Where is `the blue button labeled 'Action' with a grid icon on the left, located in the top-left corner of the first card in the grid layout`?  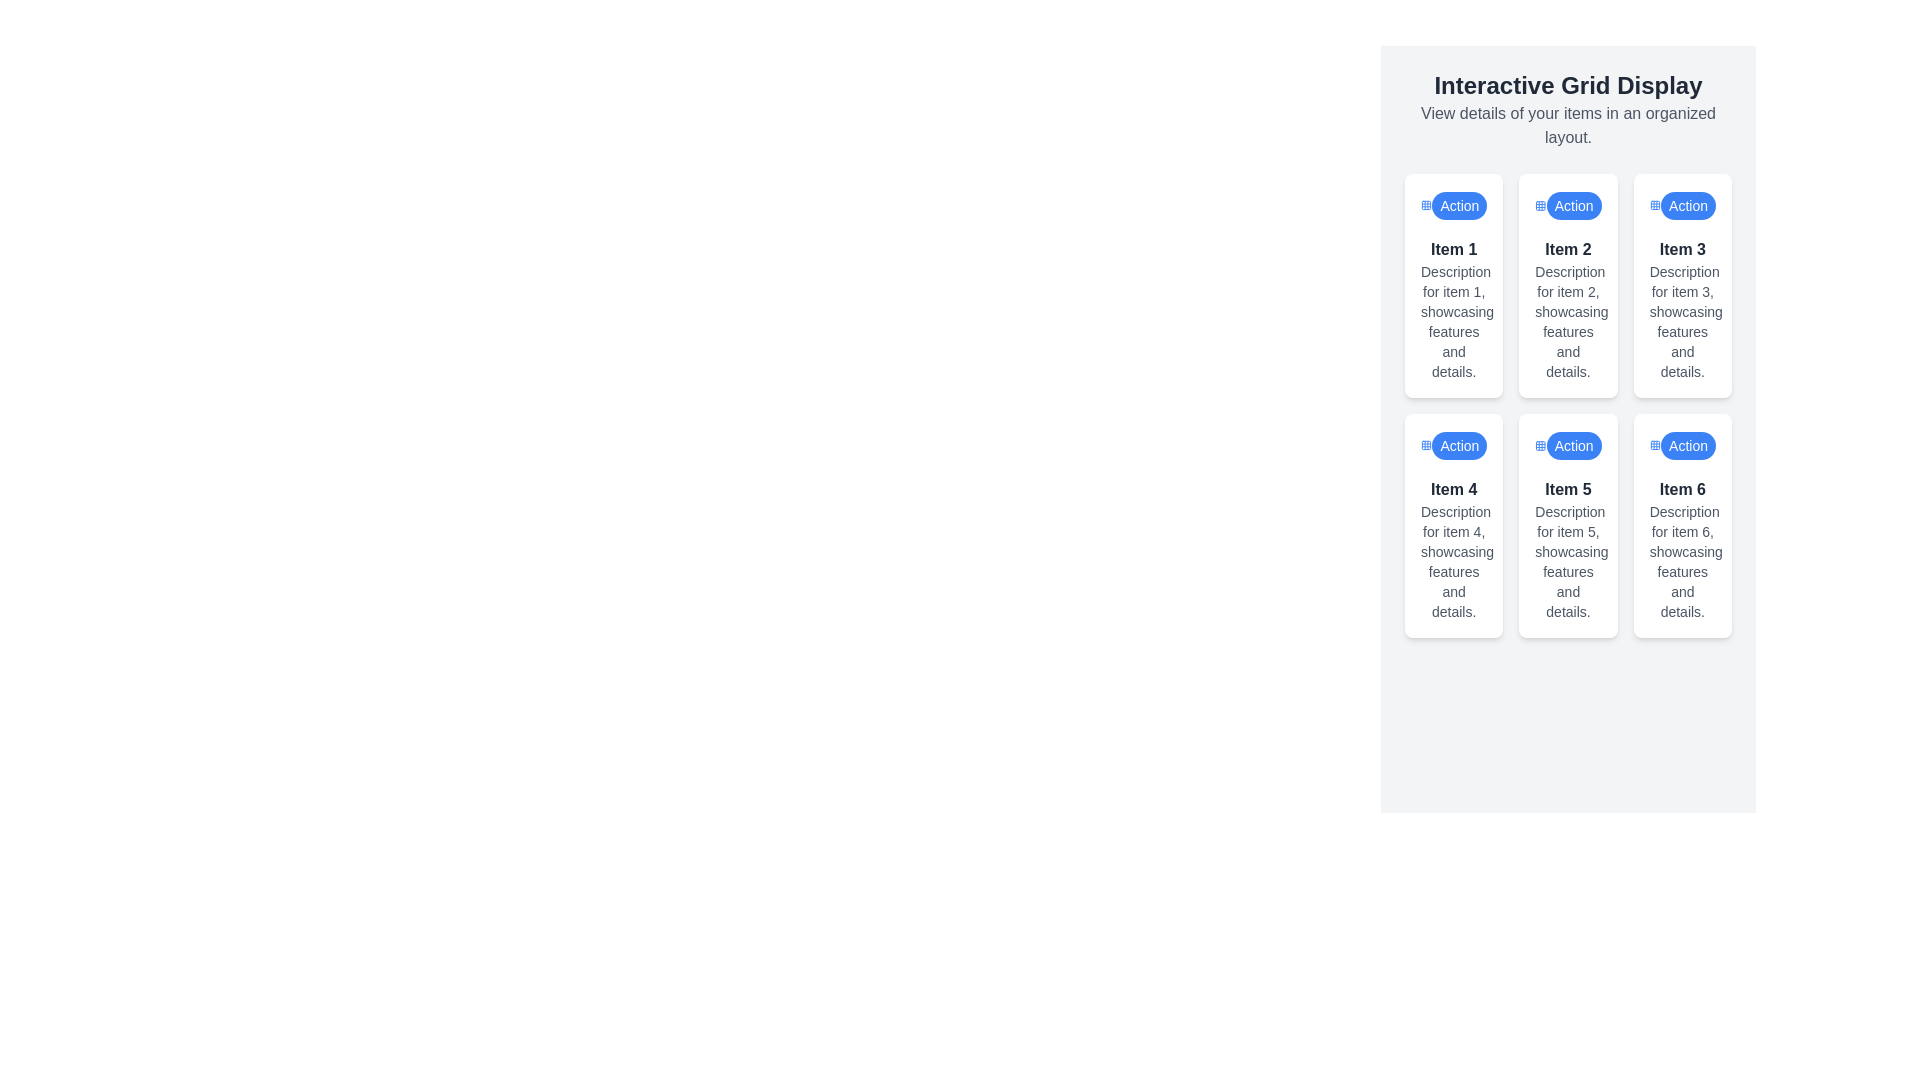 the blue button labeled 'Action' with a grid icon on the left, located in the top-left corner of the first card in the grid layout is located at coordinates (1454, 205).